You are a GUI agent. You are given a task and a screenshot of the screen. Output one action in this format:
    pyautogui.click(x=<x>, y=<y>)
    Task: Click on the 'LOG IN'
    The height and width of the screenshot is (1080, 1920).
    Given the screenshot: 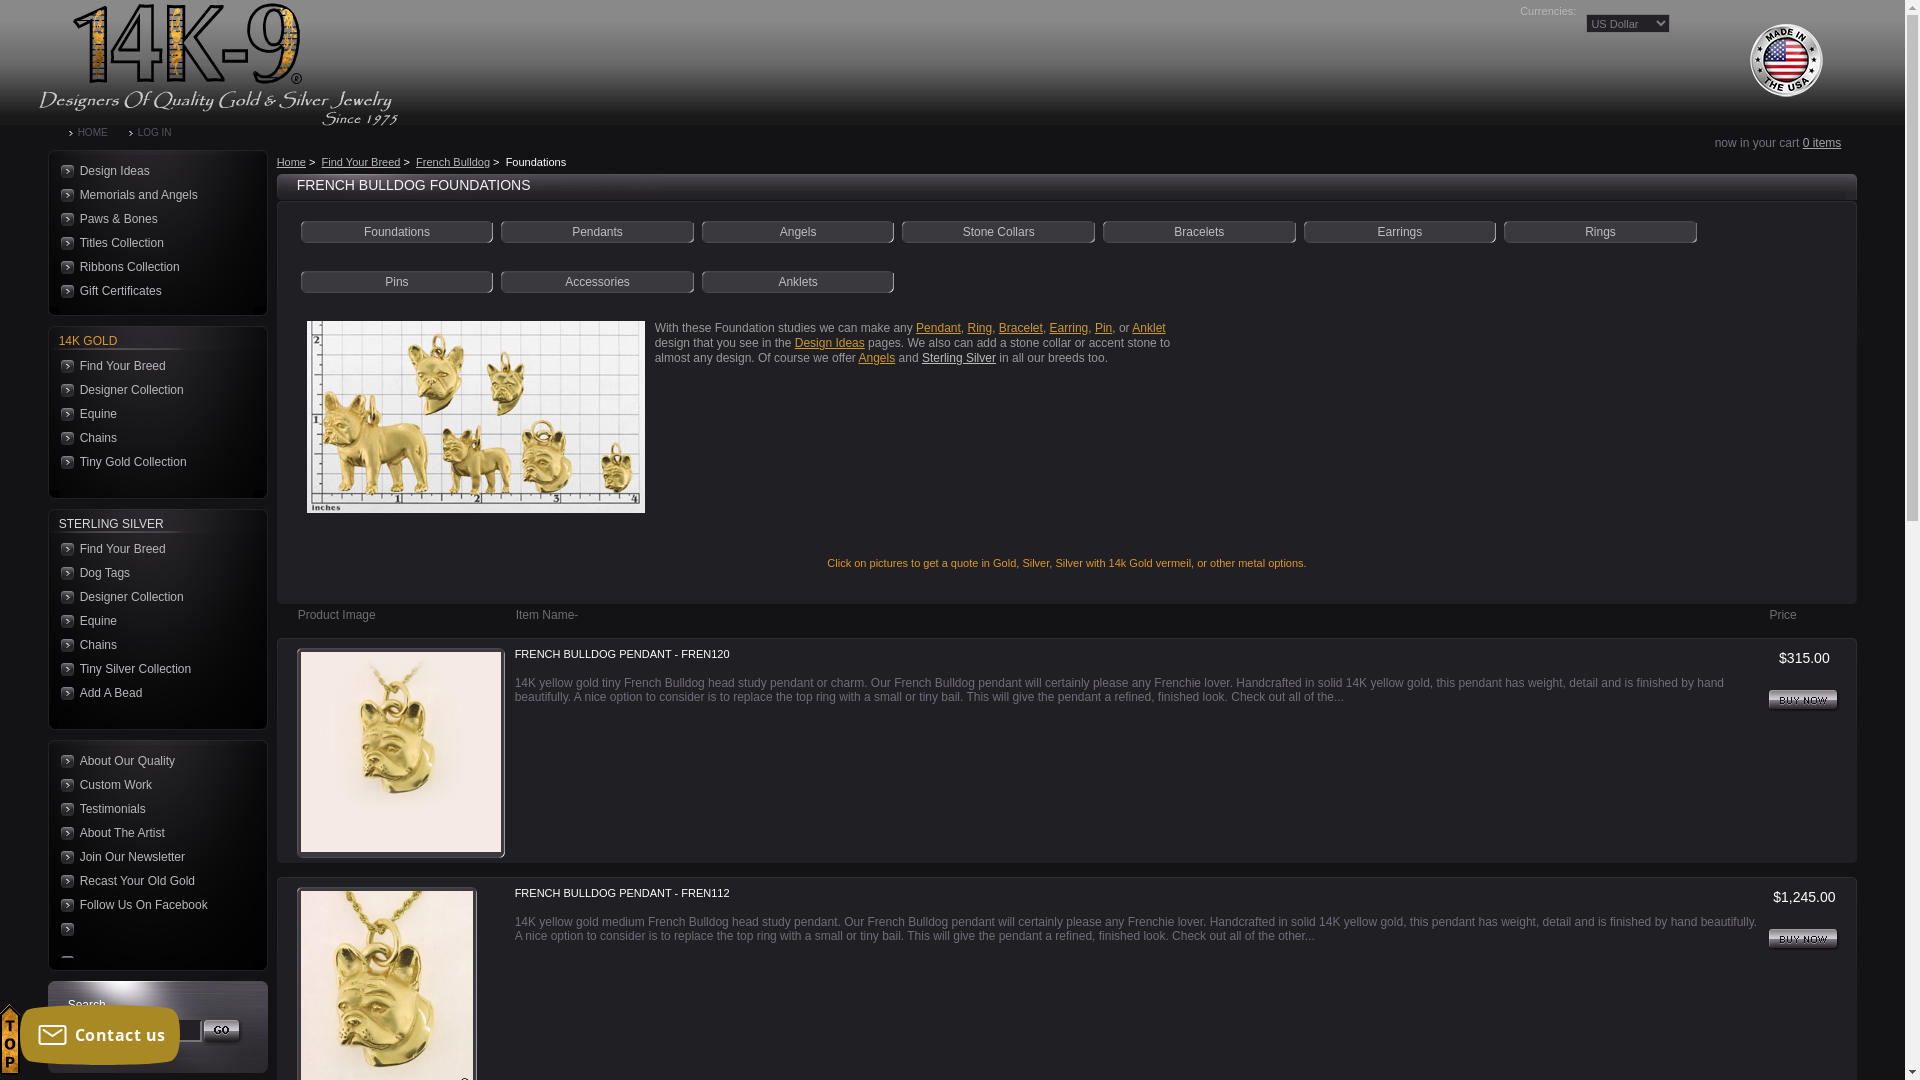 What is the action you would take?
    pyautogui.click(x=161, y=132)
    